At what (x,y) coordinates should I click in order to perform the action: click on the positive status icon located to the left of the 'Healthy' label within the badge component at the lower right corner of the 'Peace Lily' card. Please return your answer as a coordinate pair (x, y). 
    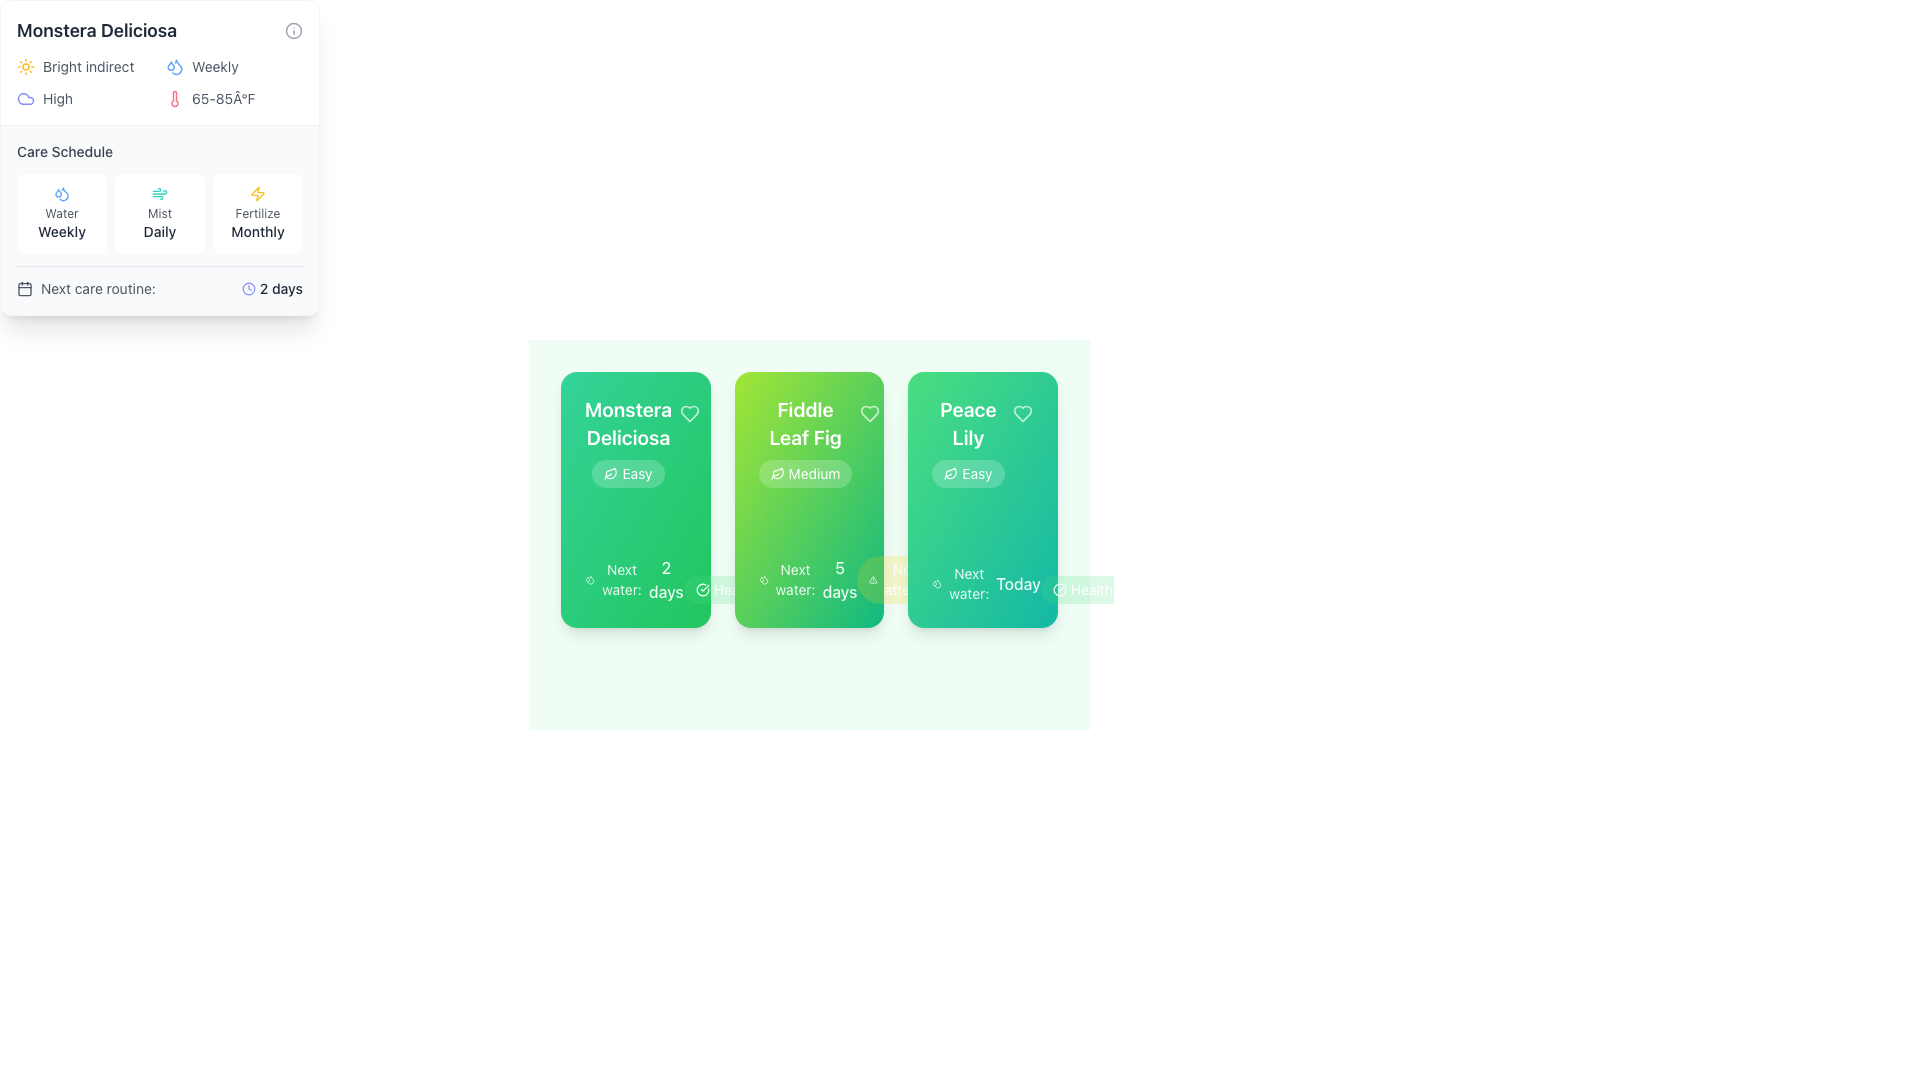
    Looking at the image, I should click on (1058, 589).